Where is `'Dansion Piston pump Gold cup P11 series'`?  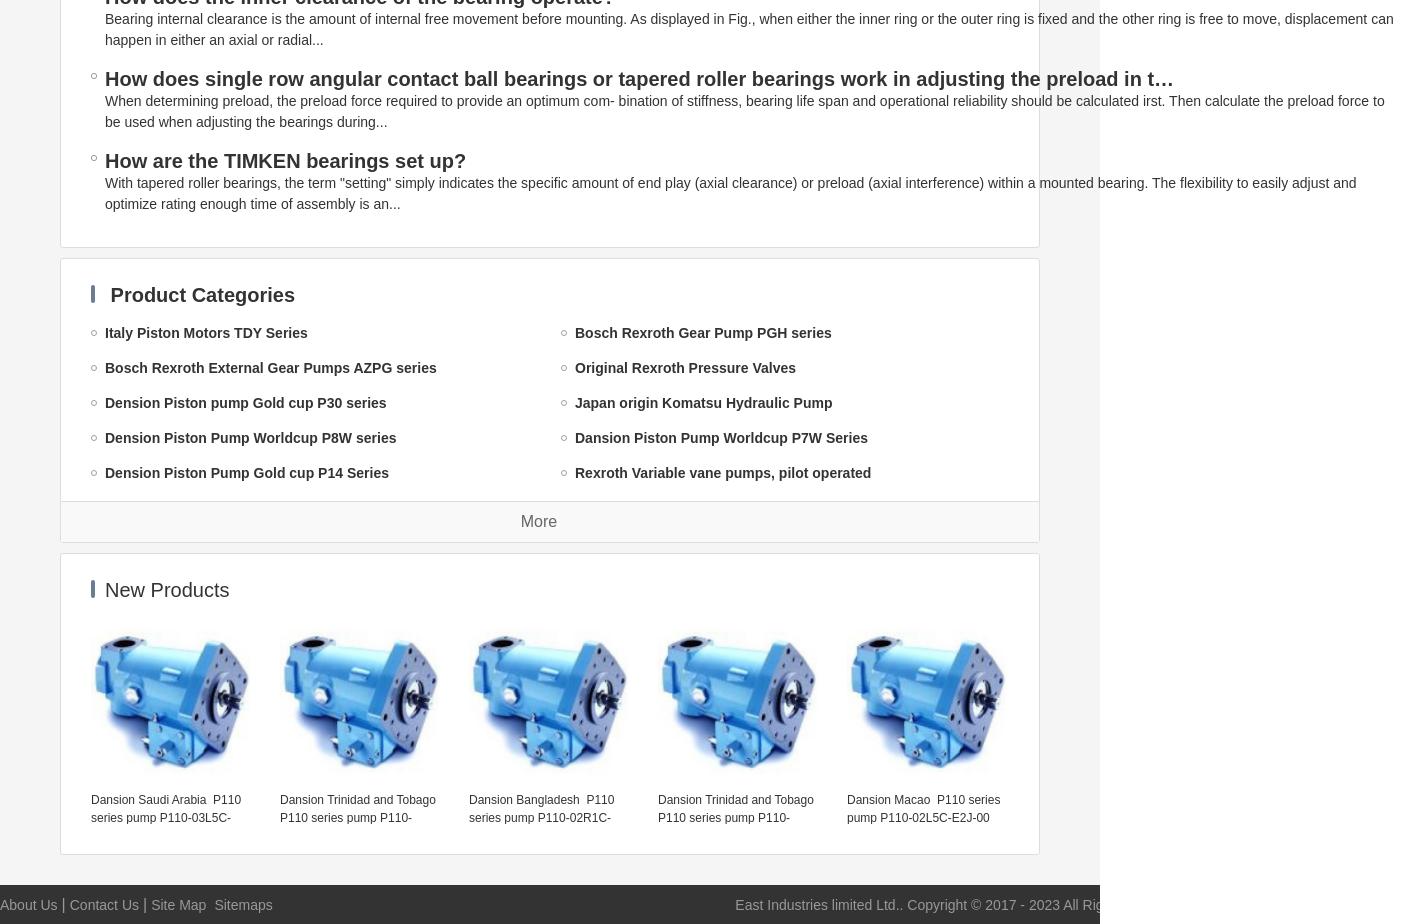 'Dansion Piston pump Gold cup P11 series' is located at coordinates (573, 752).